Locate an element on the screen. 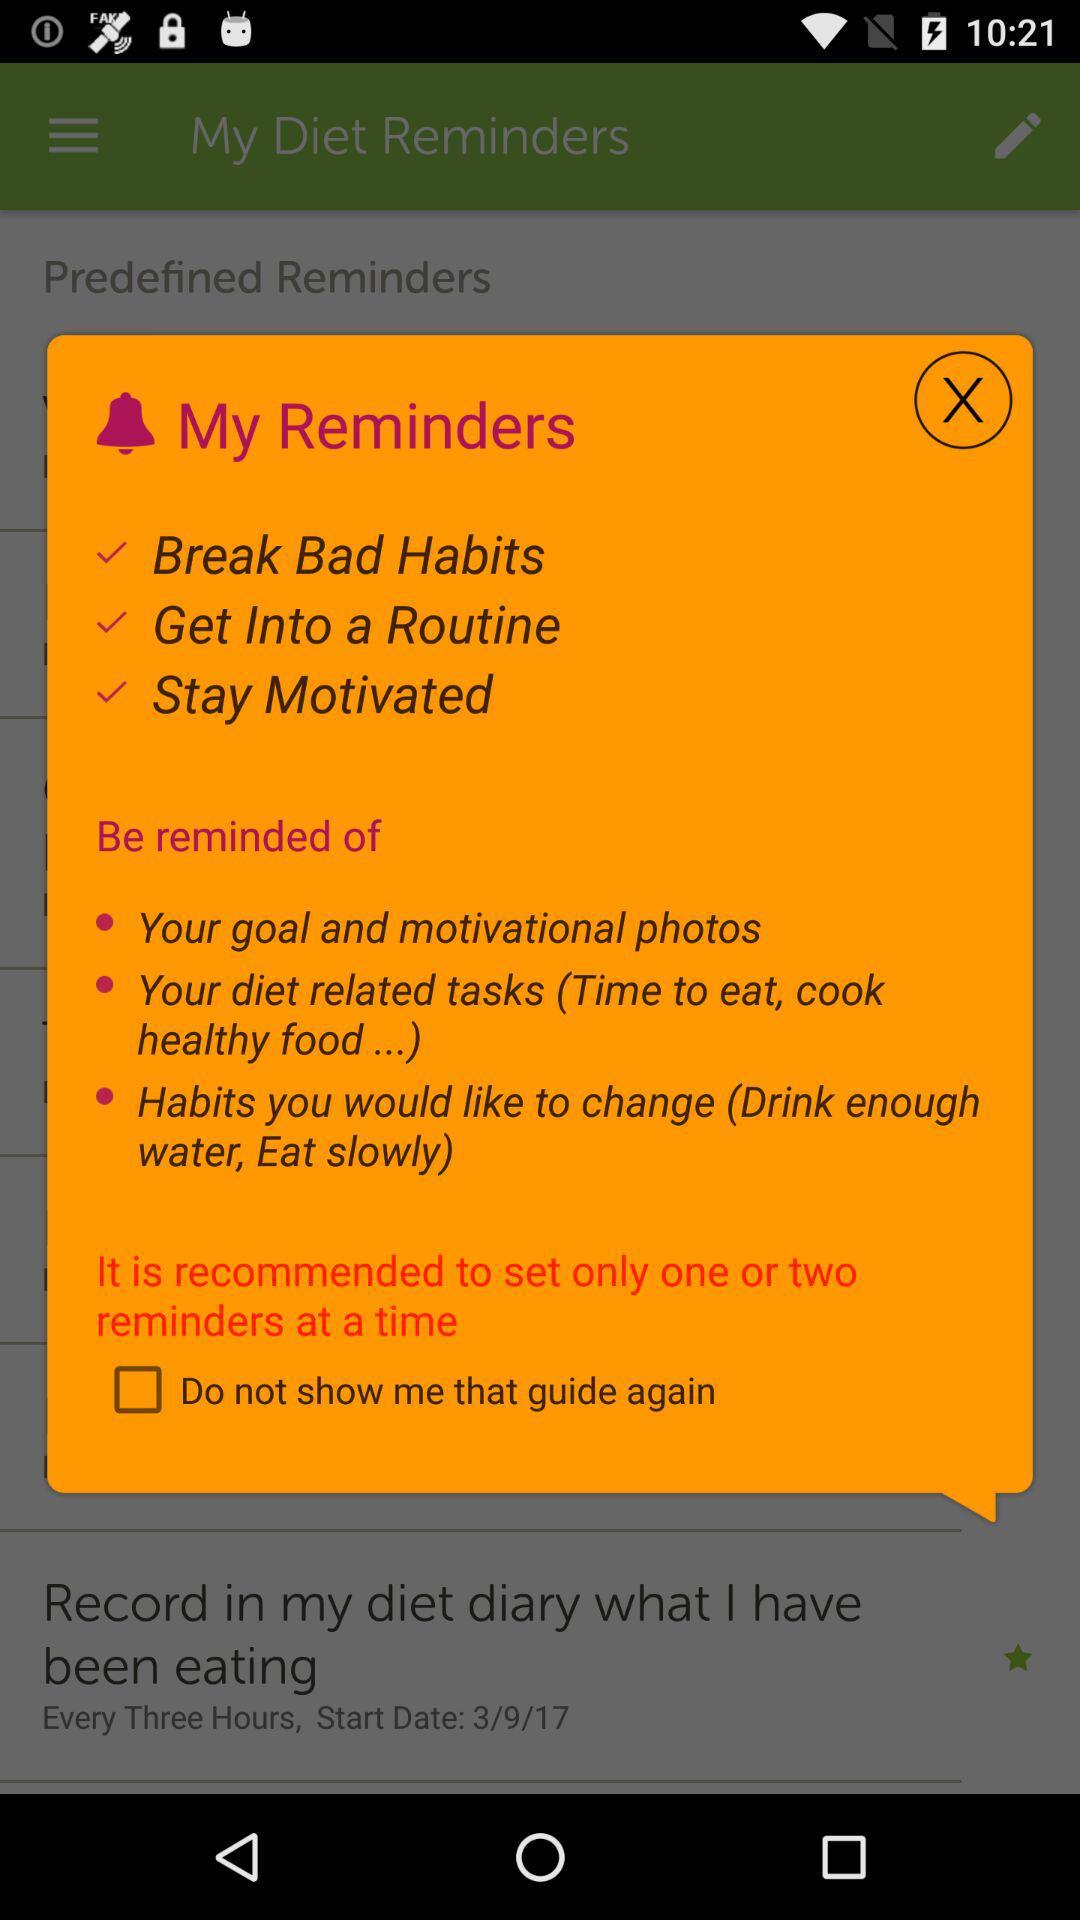 The height and width of the screenshot is (1920, 1080). item below the it is recommended item is located at coordinates (405, 1388).